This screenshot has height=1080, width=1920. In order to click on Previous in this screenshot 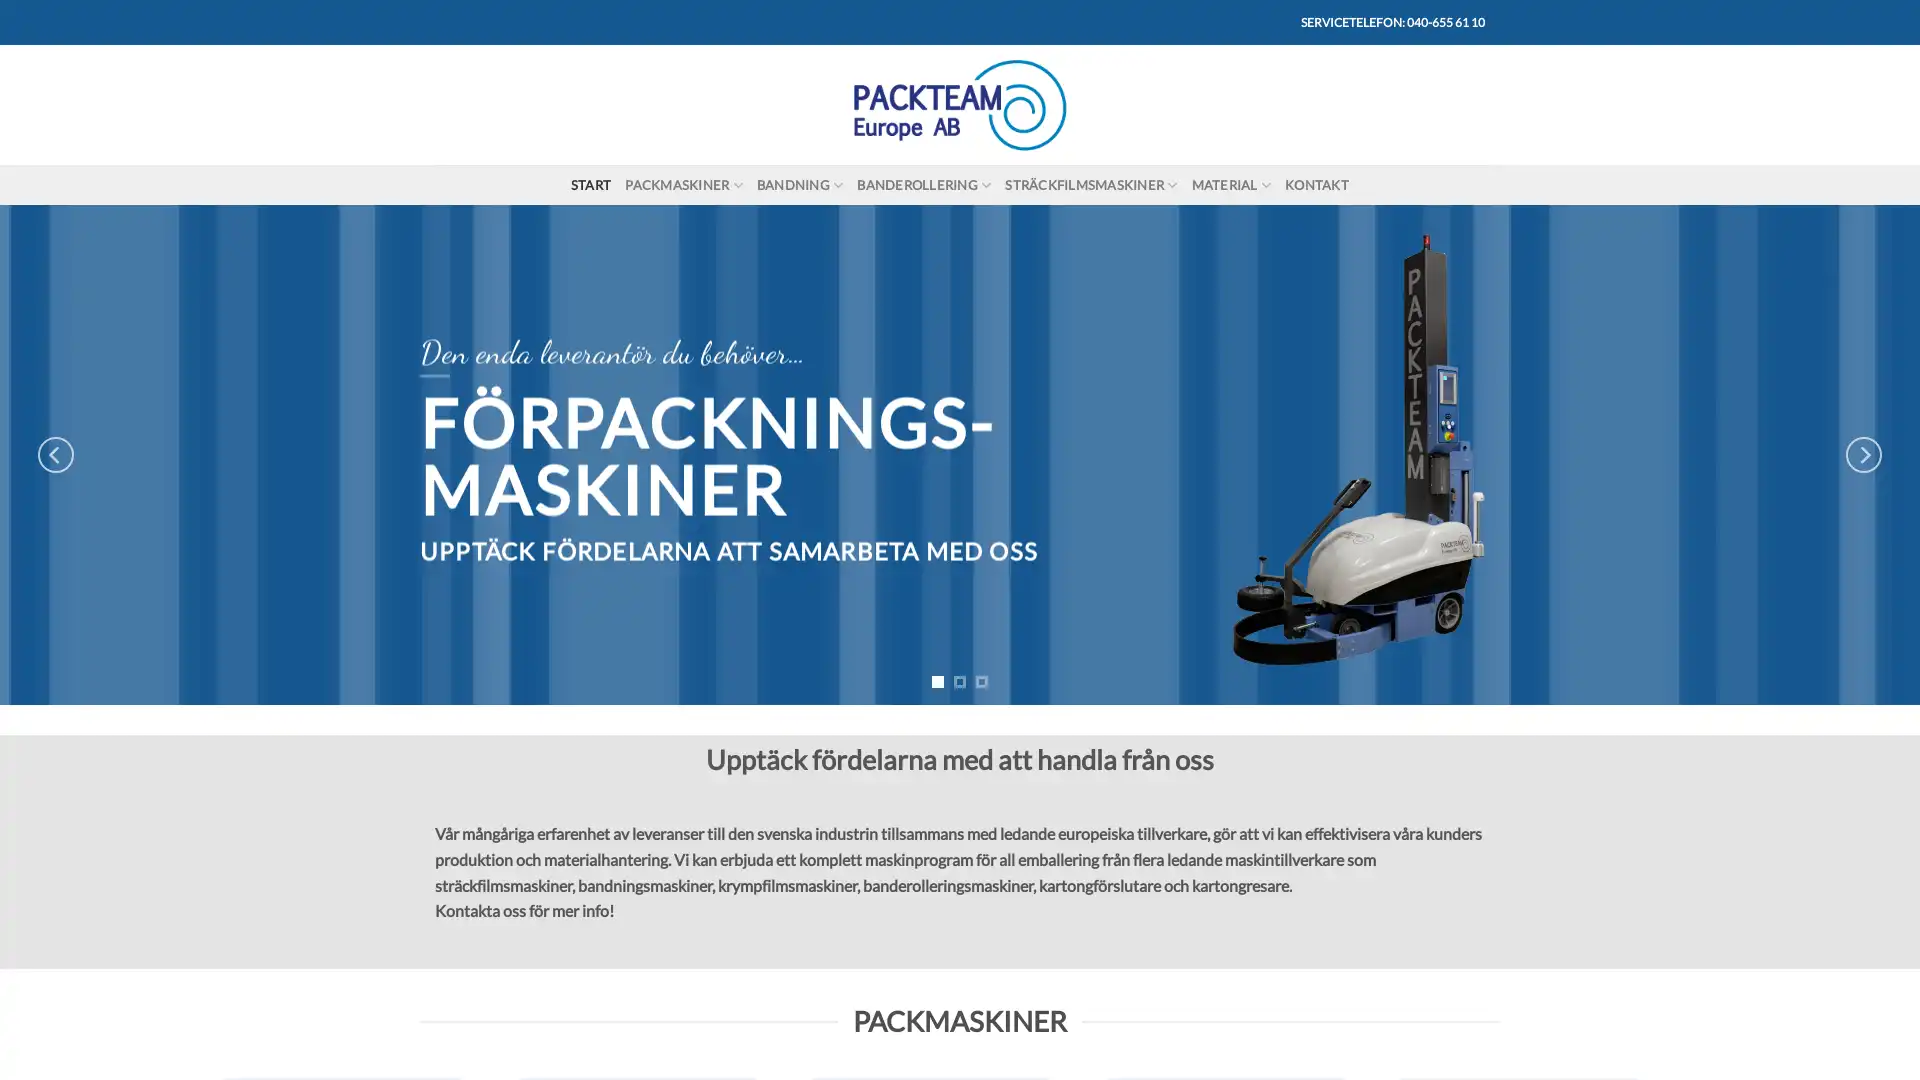, I will do `click(436, 752)`.